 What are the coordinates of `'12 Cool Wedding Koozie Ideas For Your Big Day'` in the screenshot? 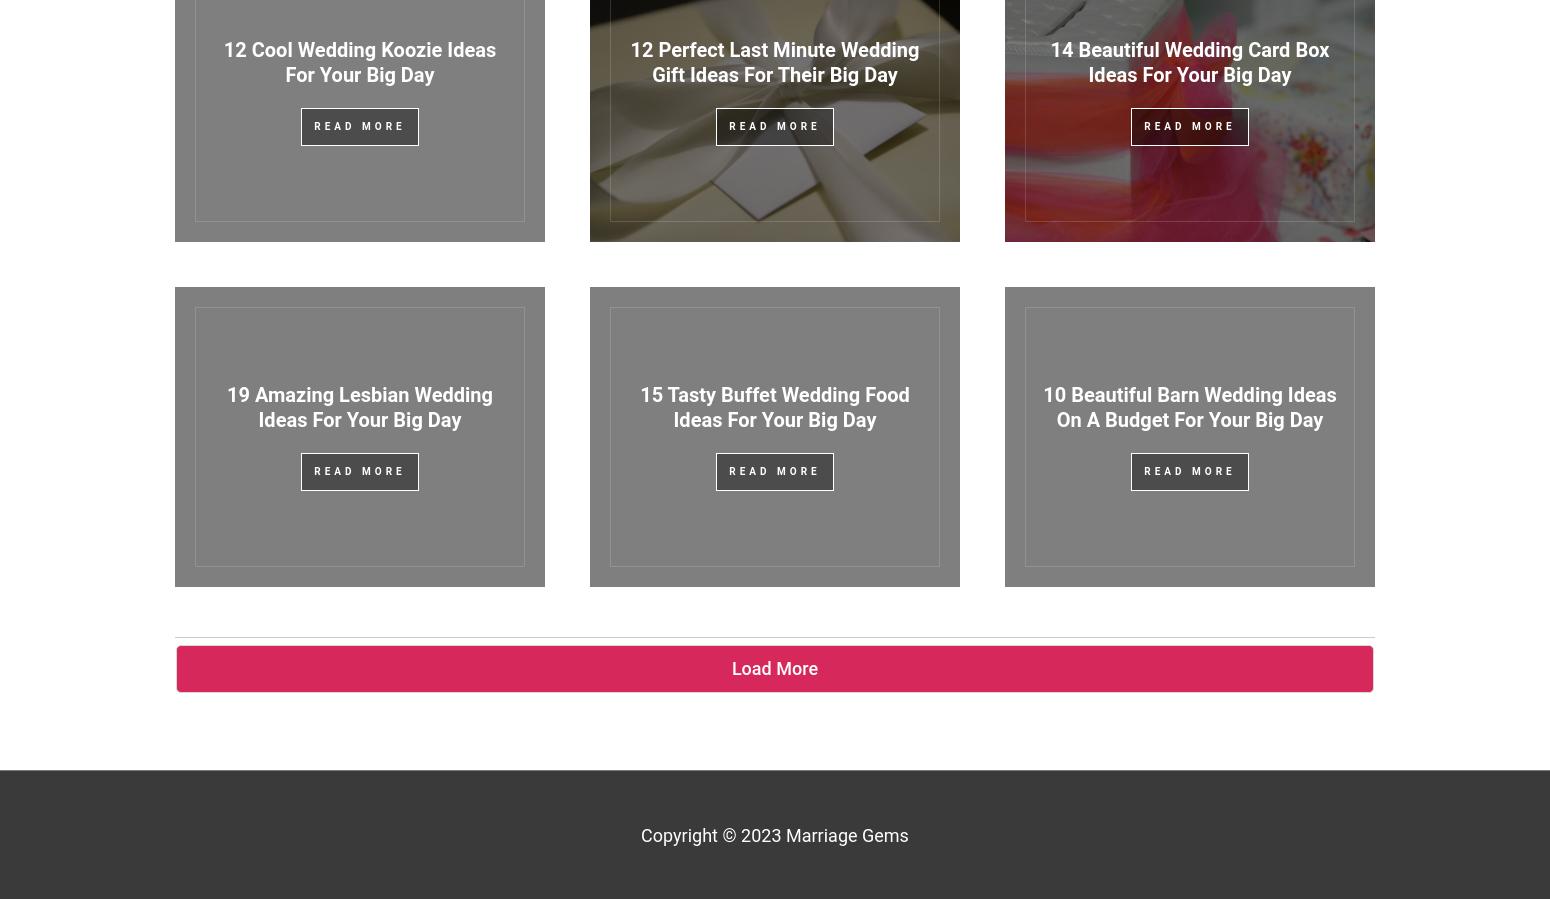 It's located at (358, 61).